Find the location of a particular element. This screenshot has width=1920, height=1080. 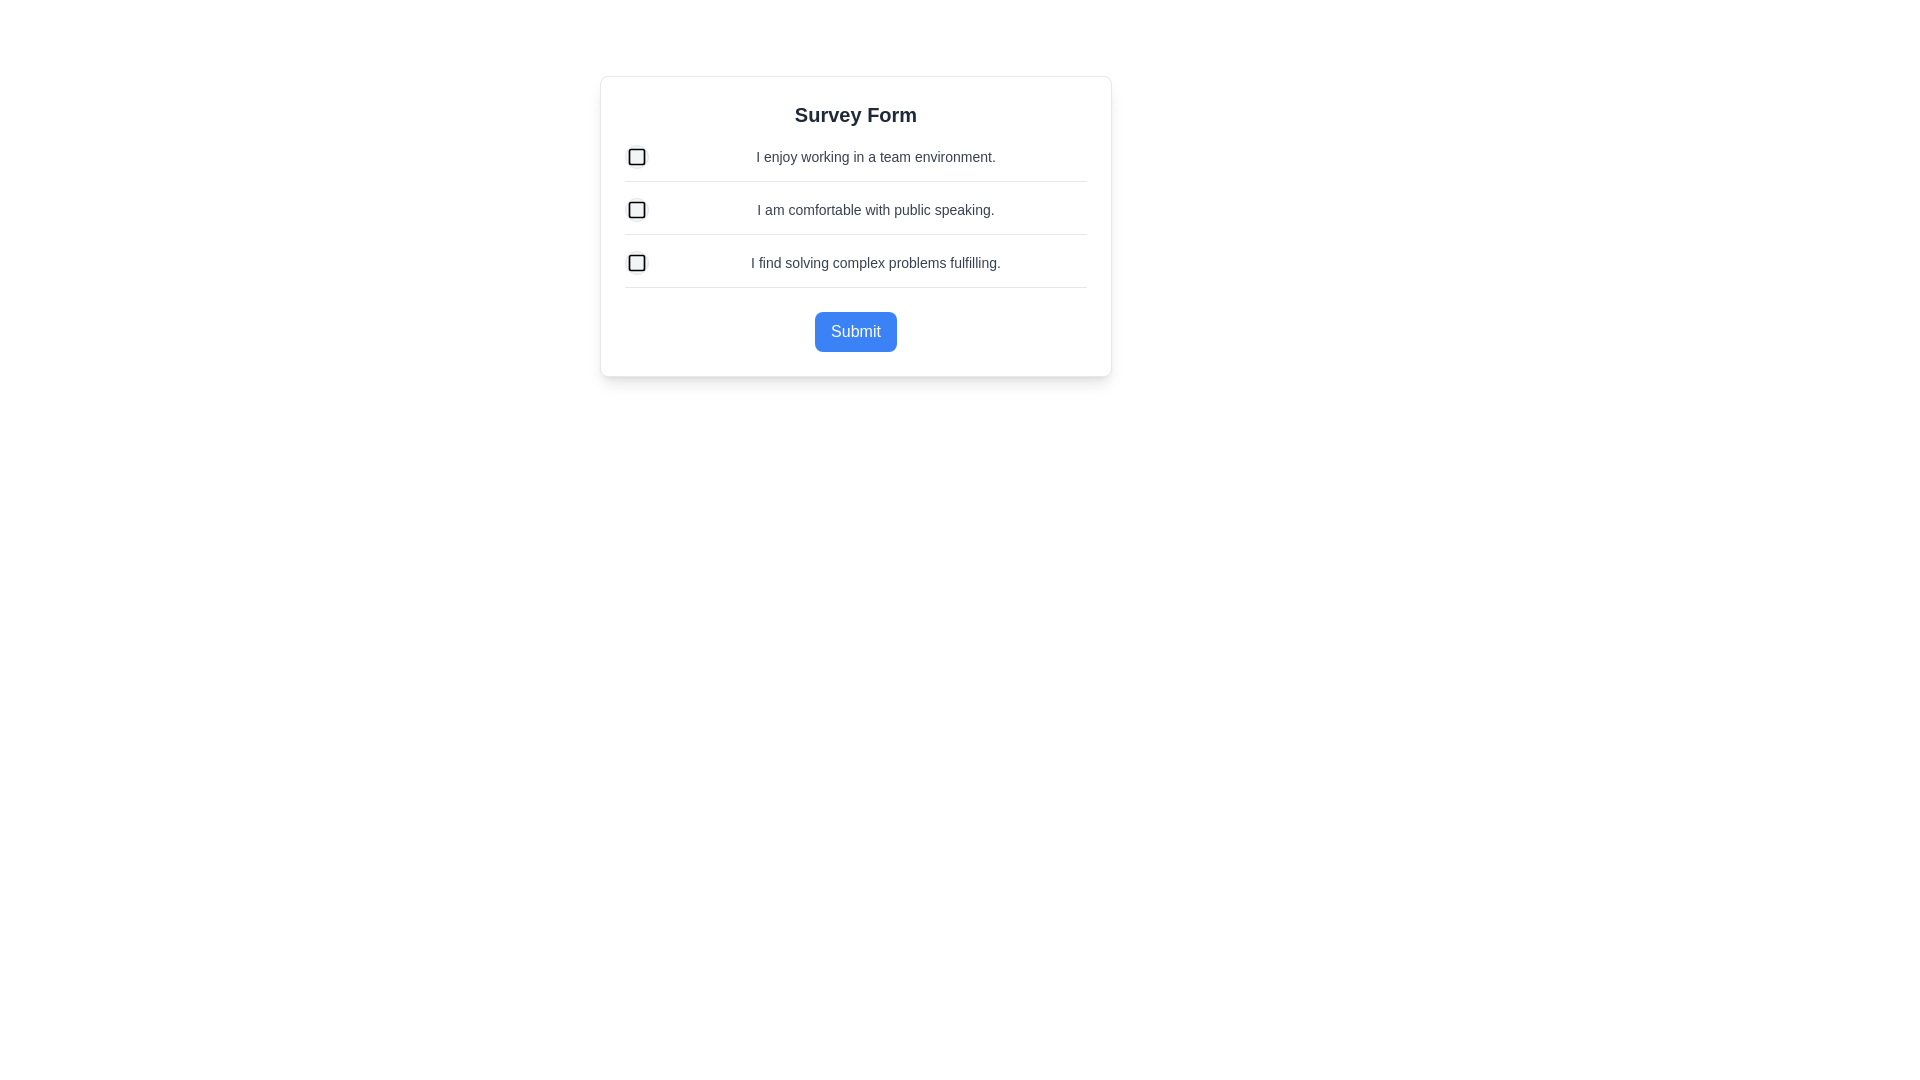

the checkbox icon with a thin black border and white center, located next to the text 'I find solving complex problems fulfilling.' is located at coordinates (636, 261).